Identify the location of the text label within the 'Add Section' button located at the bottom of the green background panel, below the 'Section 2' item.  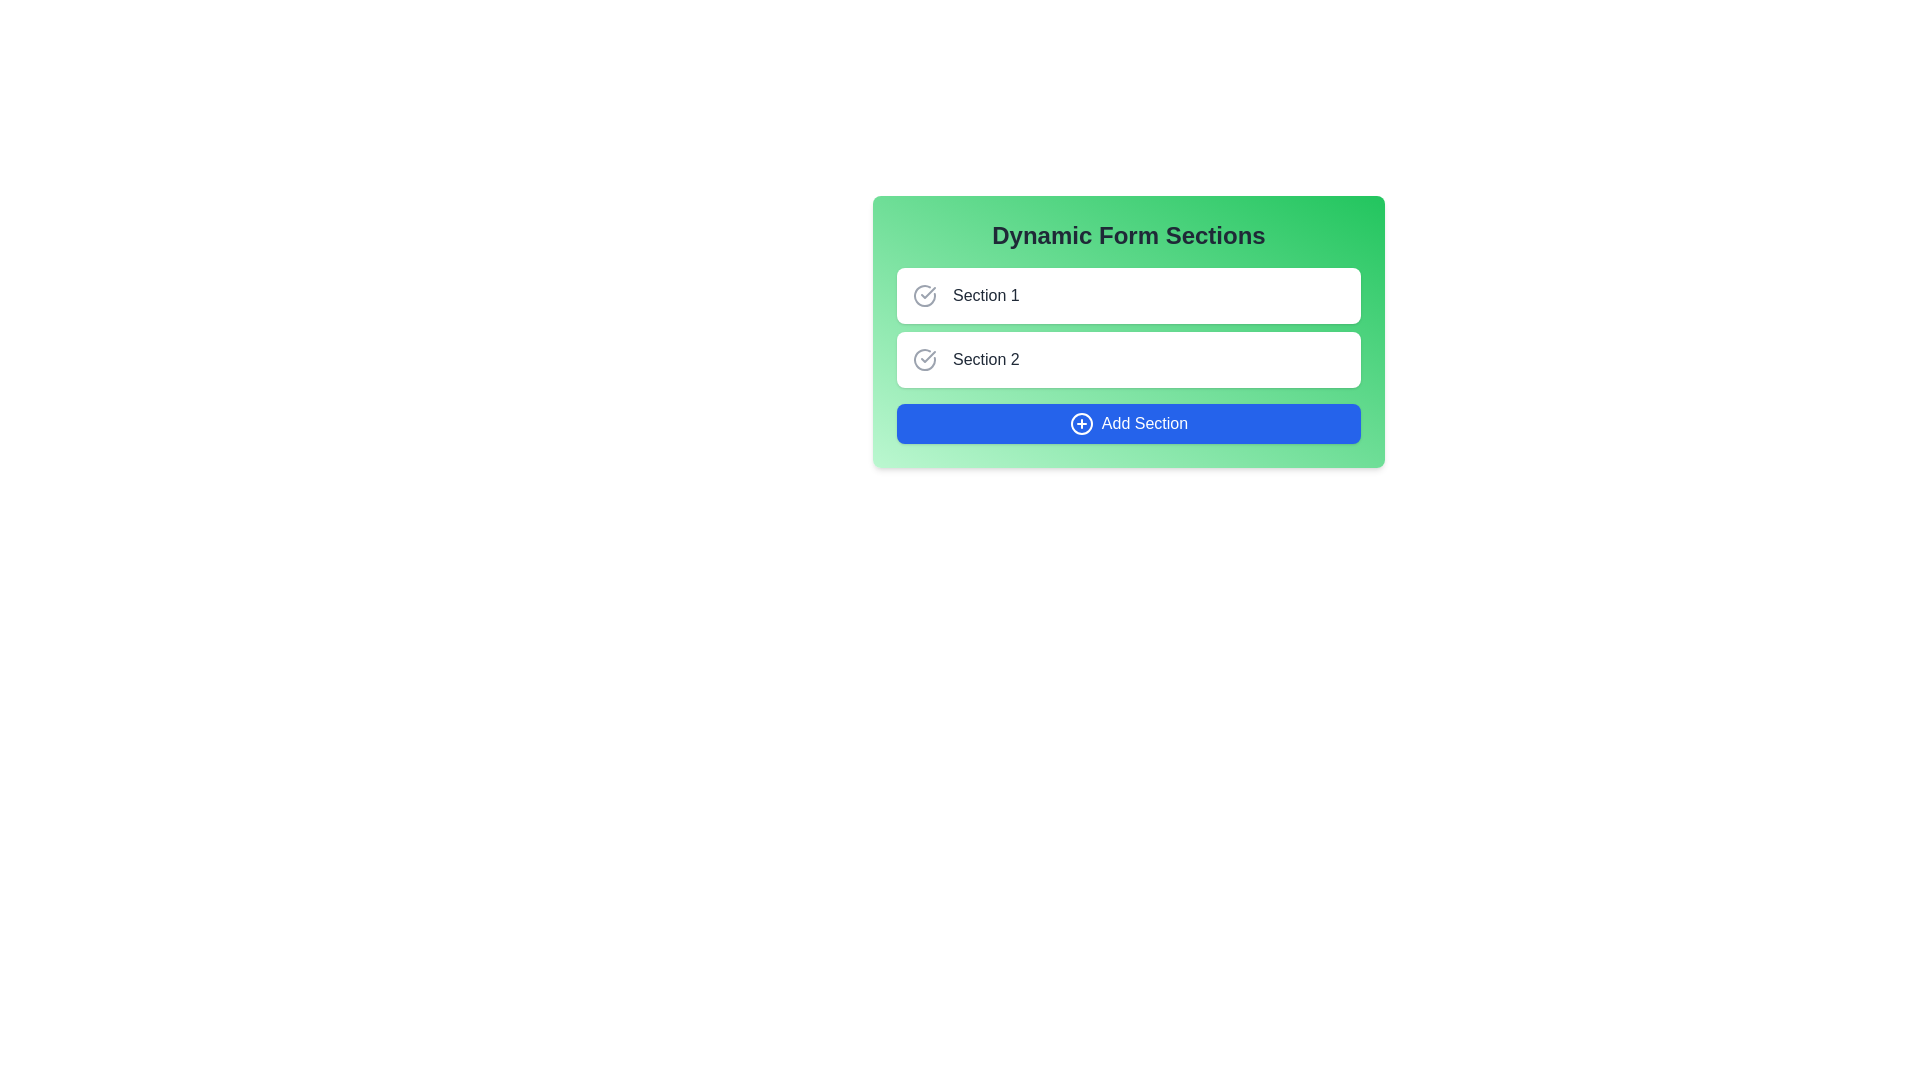
(1145, 423).